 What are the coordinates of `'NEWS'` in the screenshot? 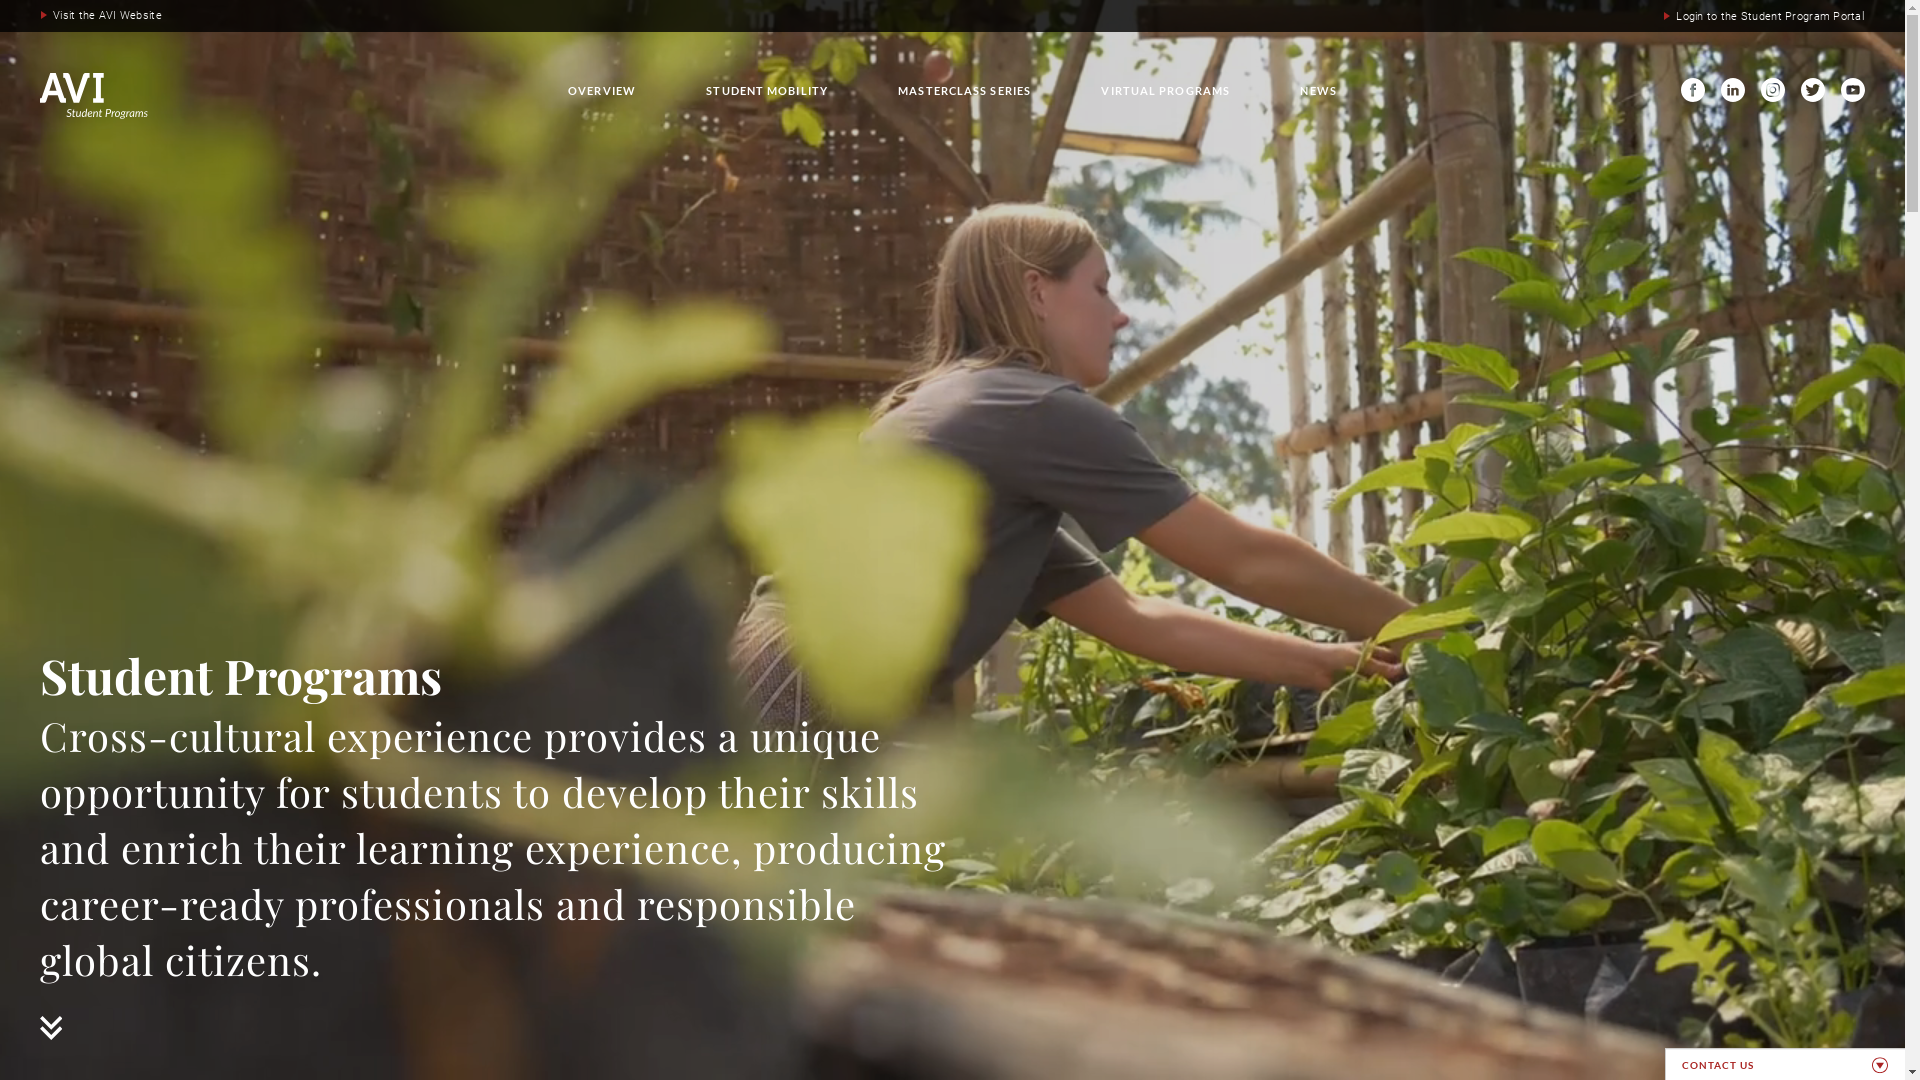 It's located at (1318, 90).